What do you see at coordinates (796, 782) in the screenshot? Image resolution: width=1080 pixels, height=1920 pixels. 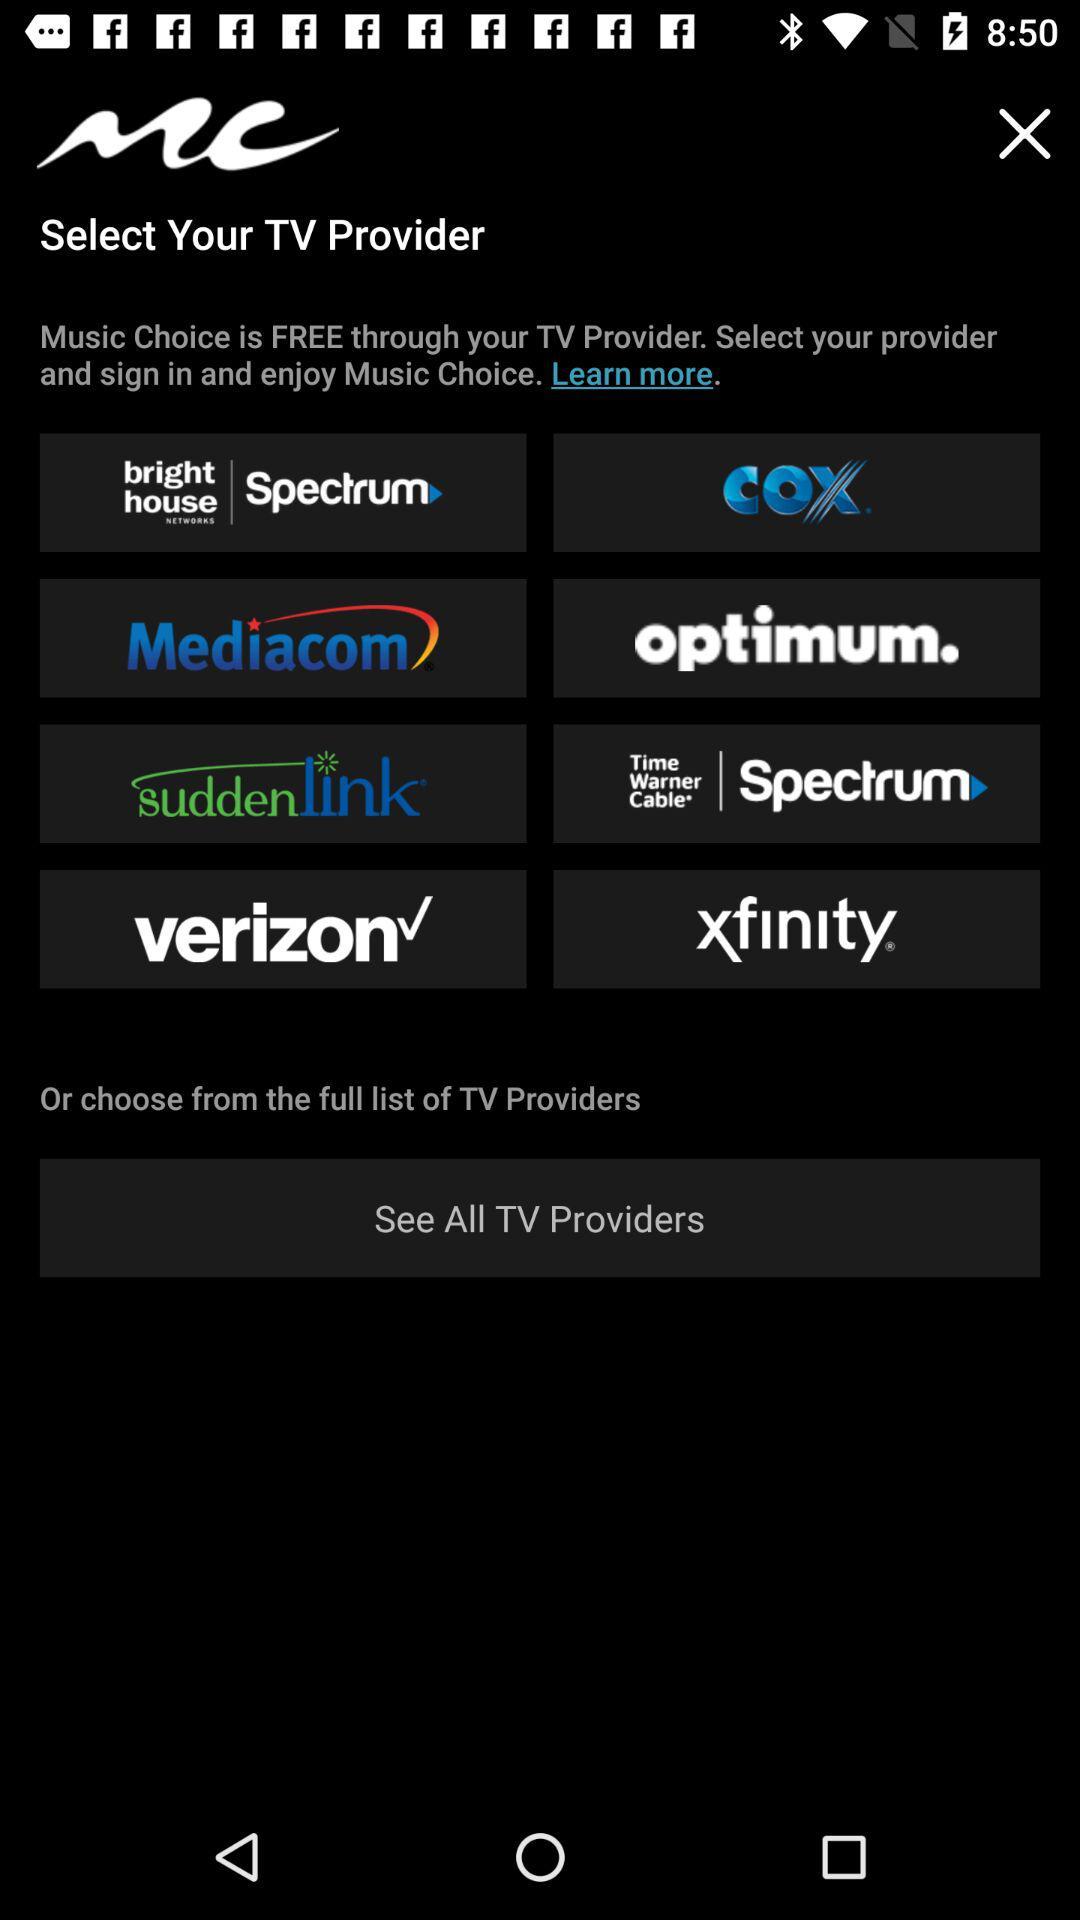 I see `the option beside suddenlink option` at bounding box center [796, 782].